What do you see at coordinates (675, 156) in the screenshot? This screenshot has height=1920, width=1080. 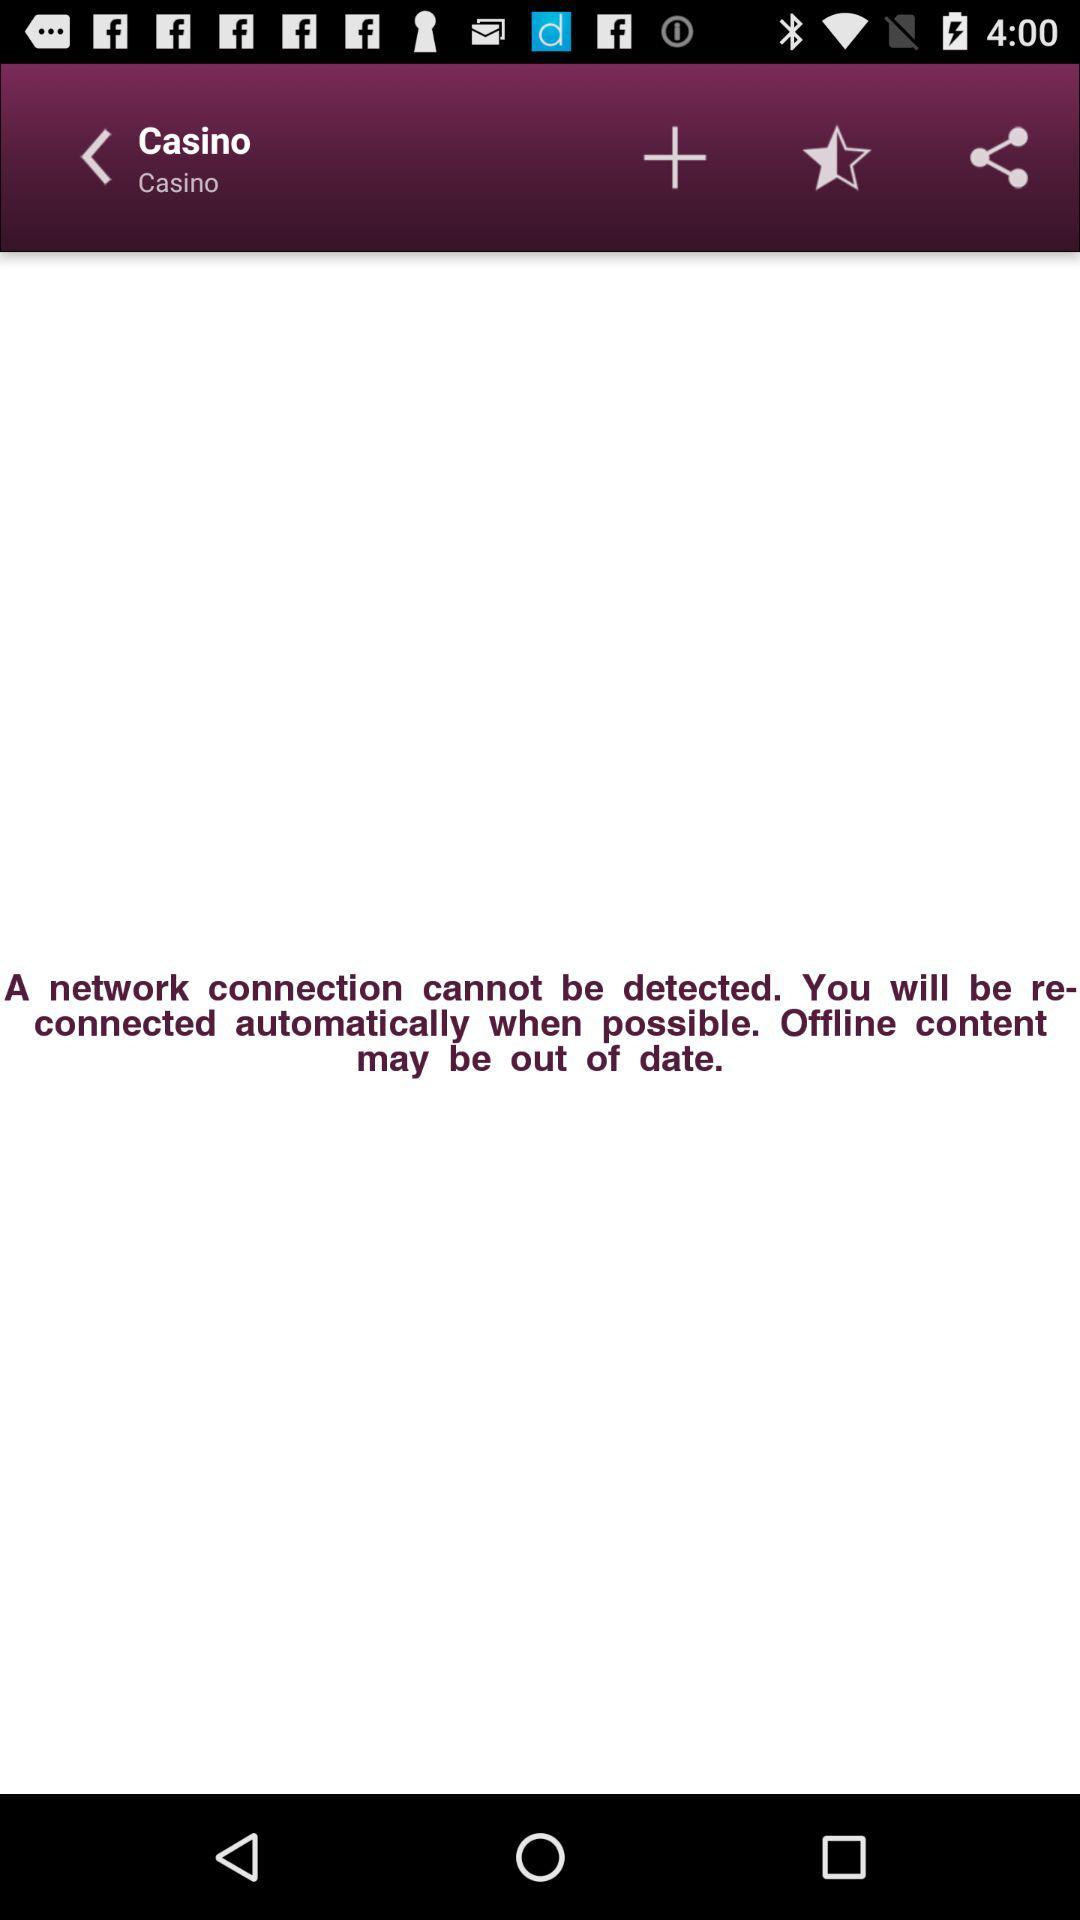 I see `casino` at bounding box center [675, 156].